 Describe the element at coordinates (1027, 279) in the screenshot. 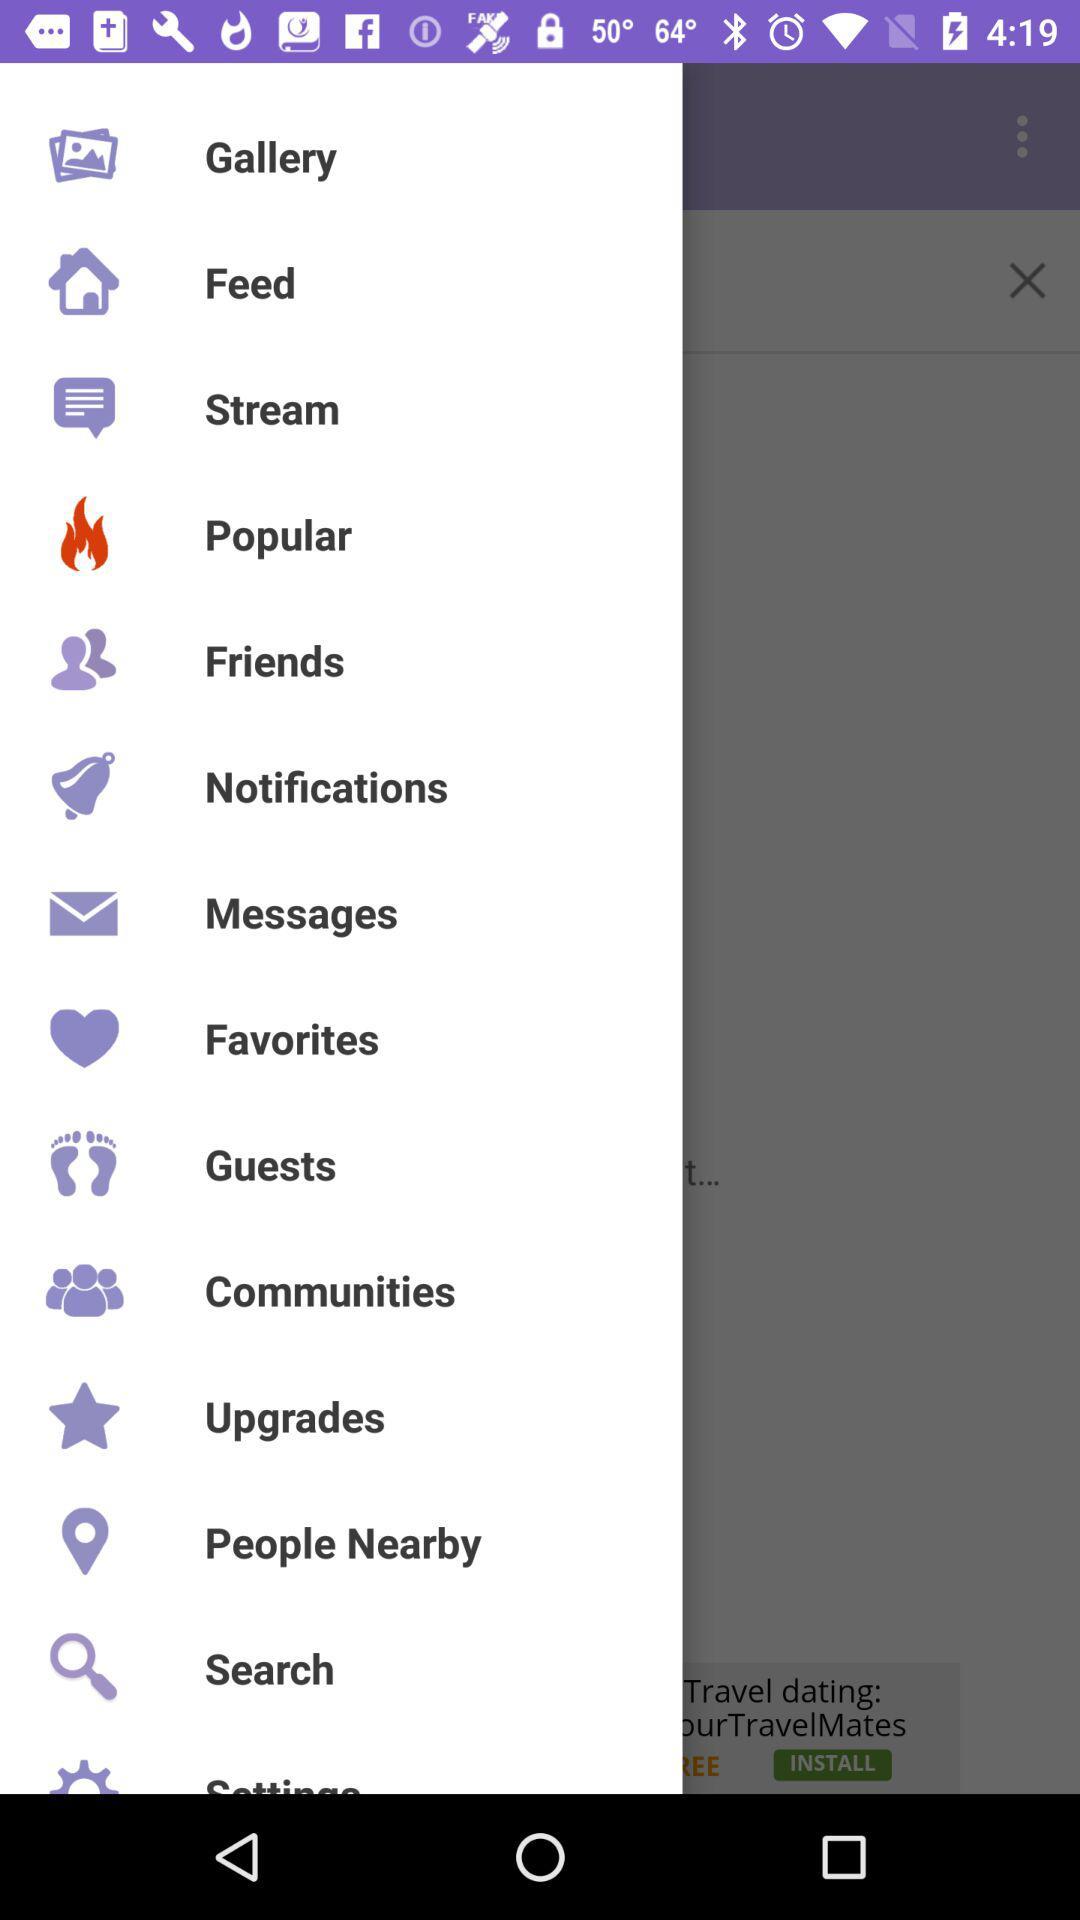

I see `the close icon` at that location.